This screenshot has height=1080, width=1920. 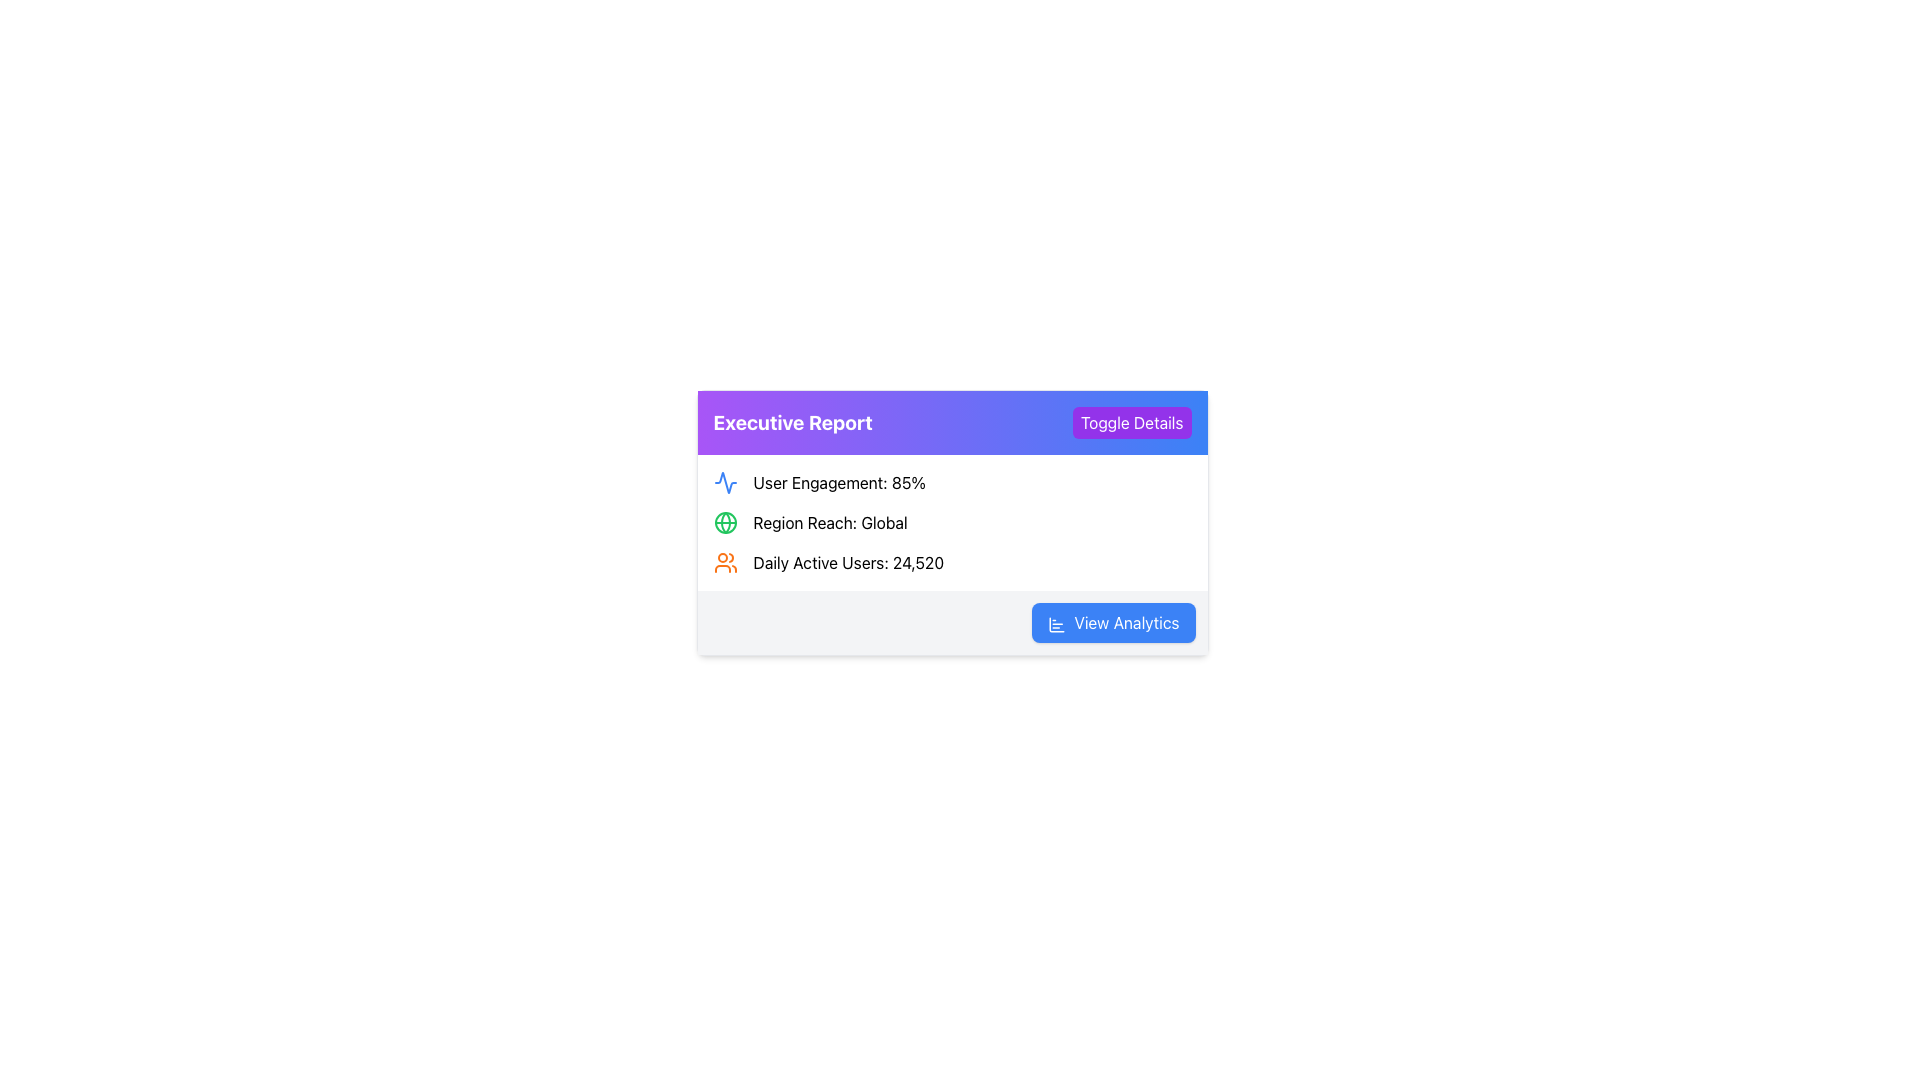 What do you see at coordinates (724, 482) in the screenshot?
I see `the blue activity or heartbeat graph icon located next to 'User Engagement: 85%' in the 'Executive Report' section` at bounding box center [724, 482].